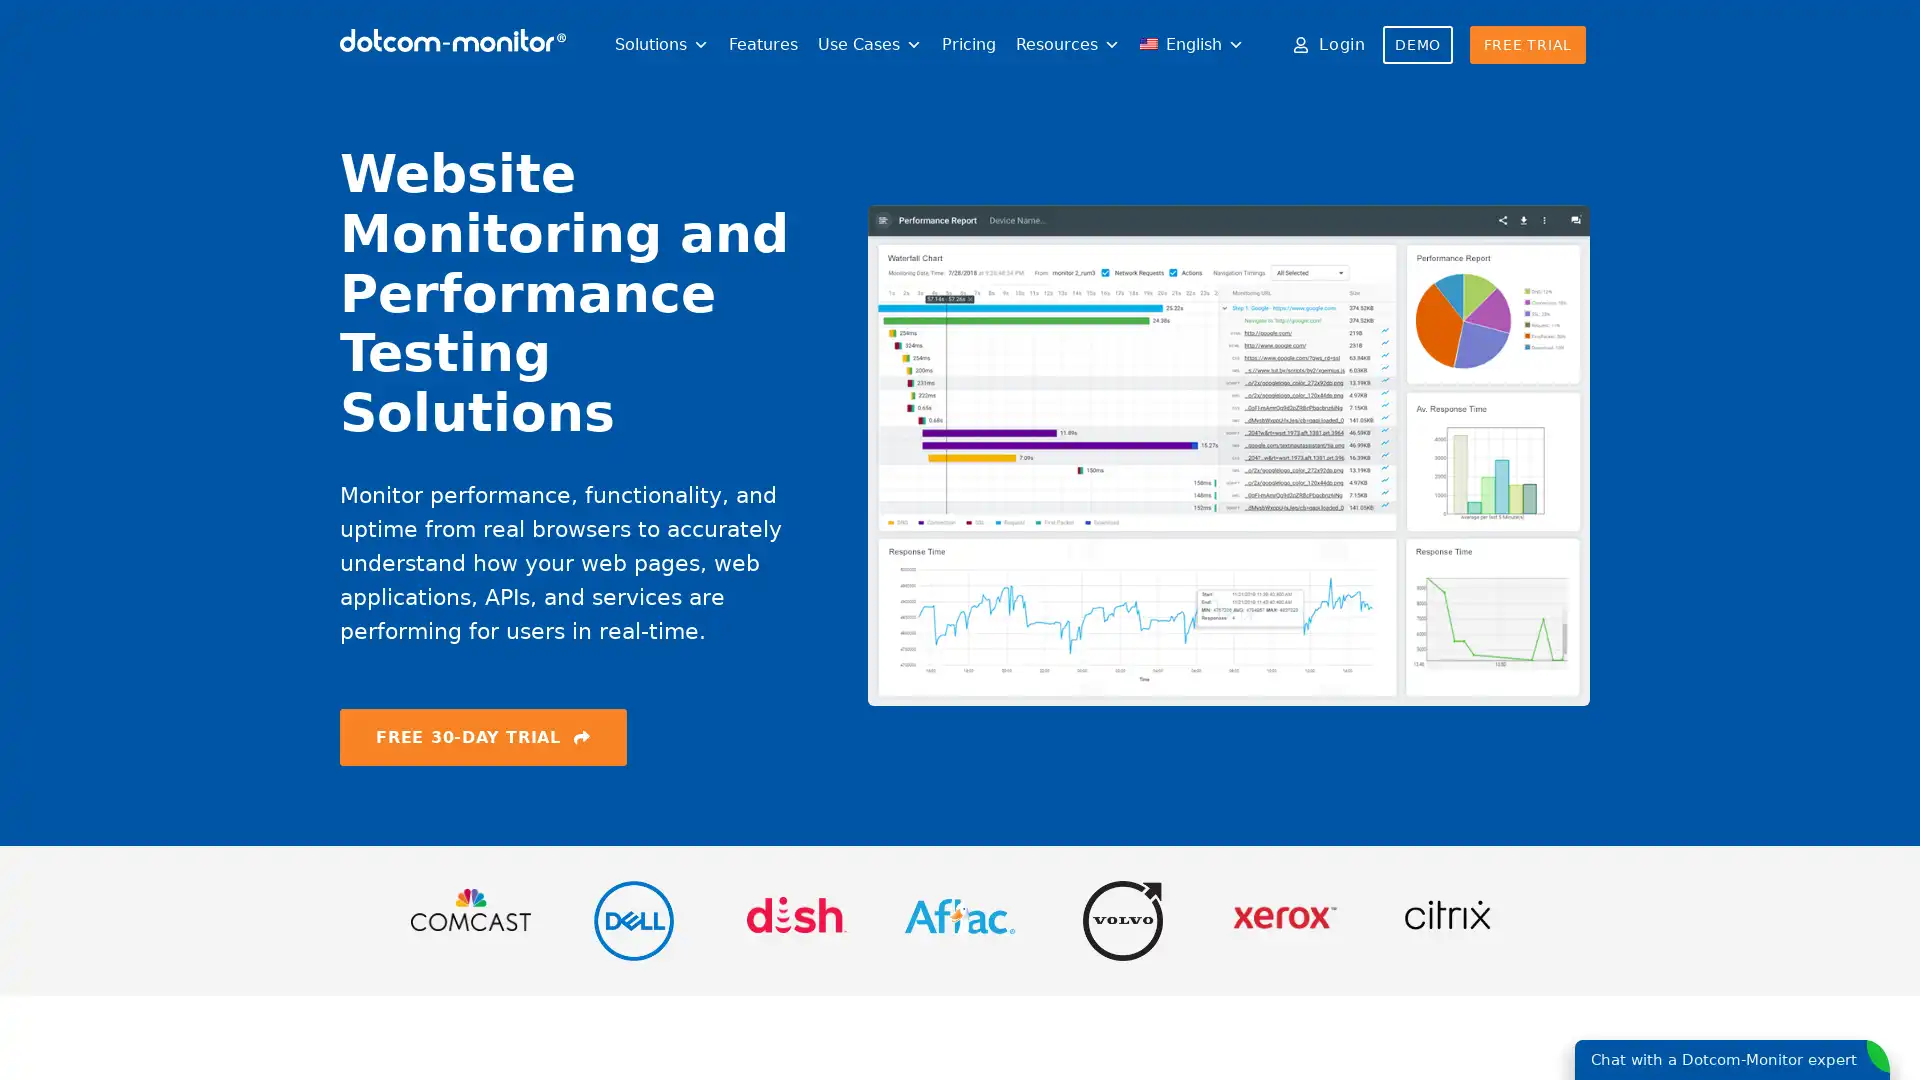  I want to click on FREE TRIAL, so click(1526, 45).